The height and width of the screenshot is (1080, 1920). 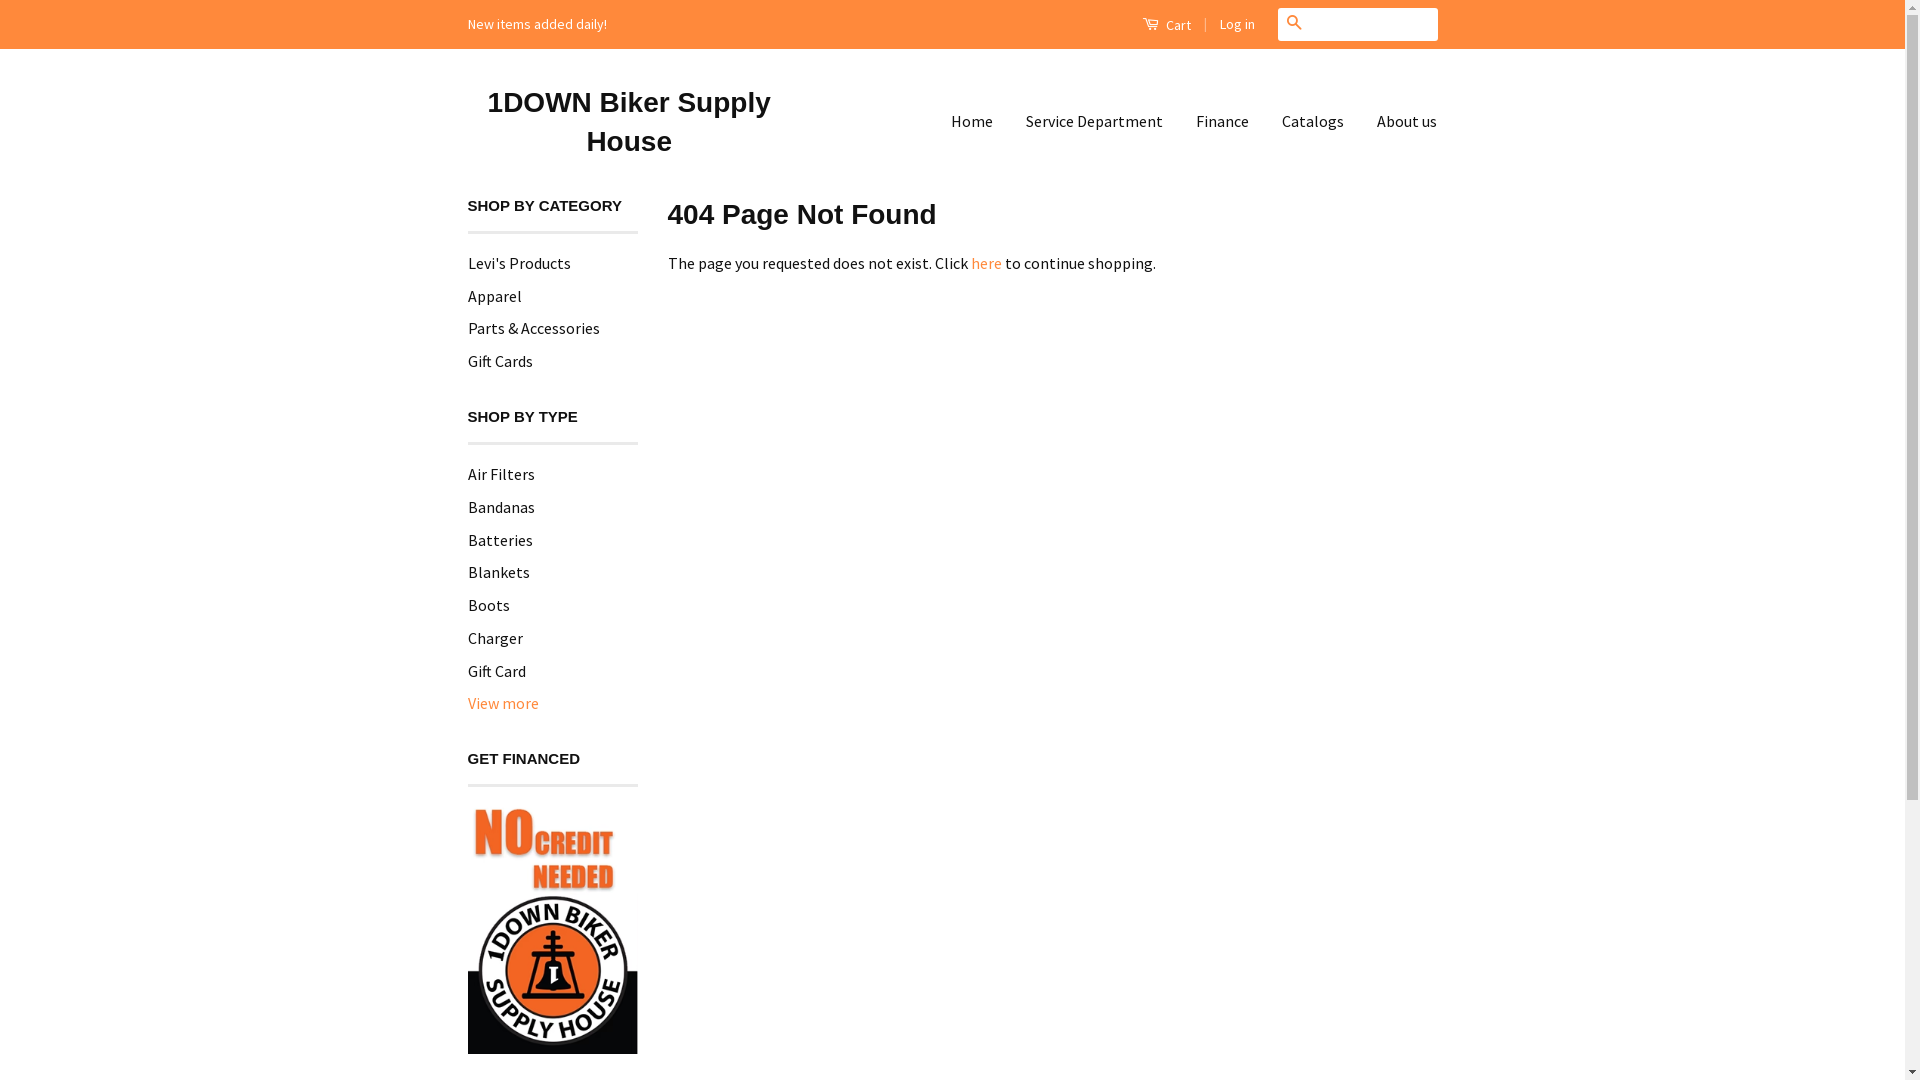 What do you see at coordinates (466, 505) in the screenshot?
I see `'Bandanas'` at bounding box center [466, 505].